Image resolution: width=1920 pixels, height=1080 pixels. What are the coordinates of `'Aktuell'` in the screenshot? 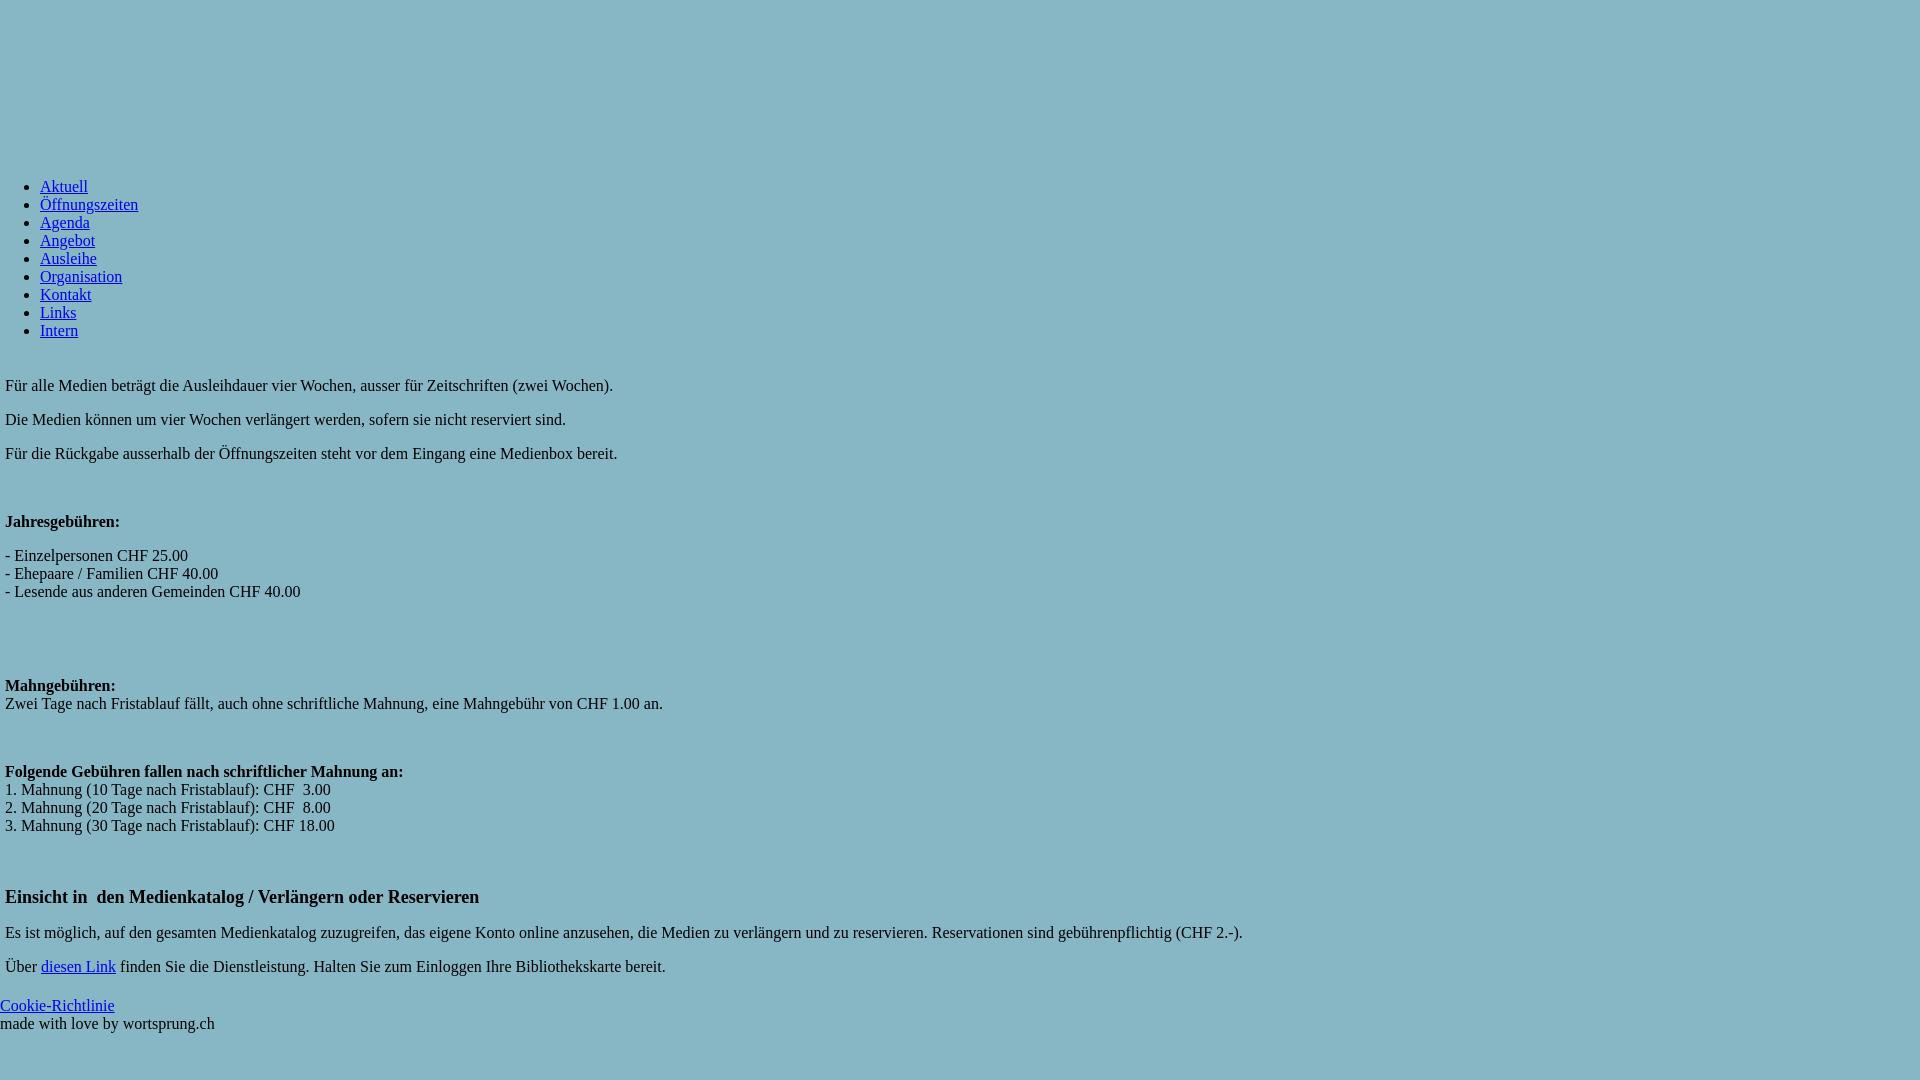 It's located at (63, 186).